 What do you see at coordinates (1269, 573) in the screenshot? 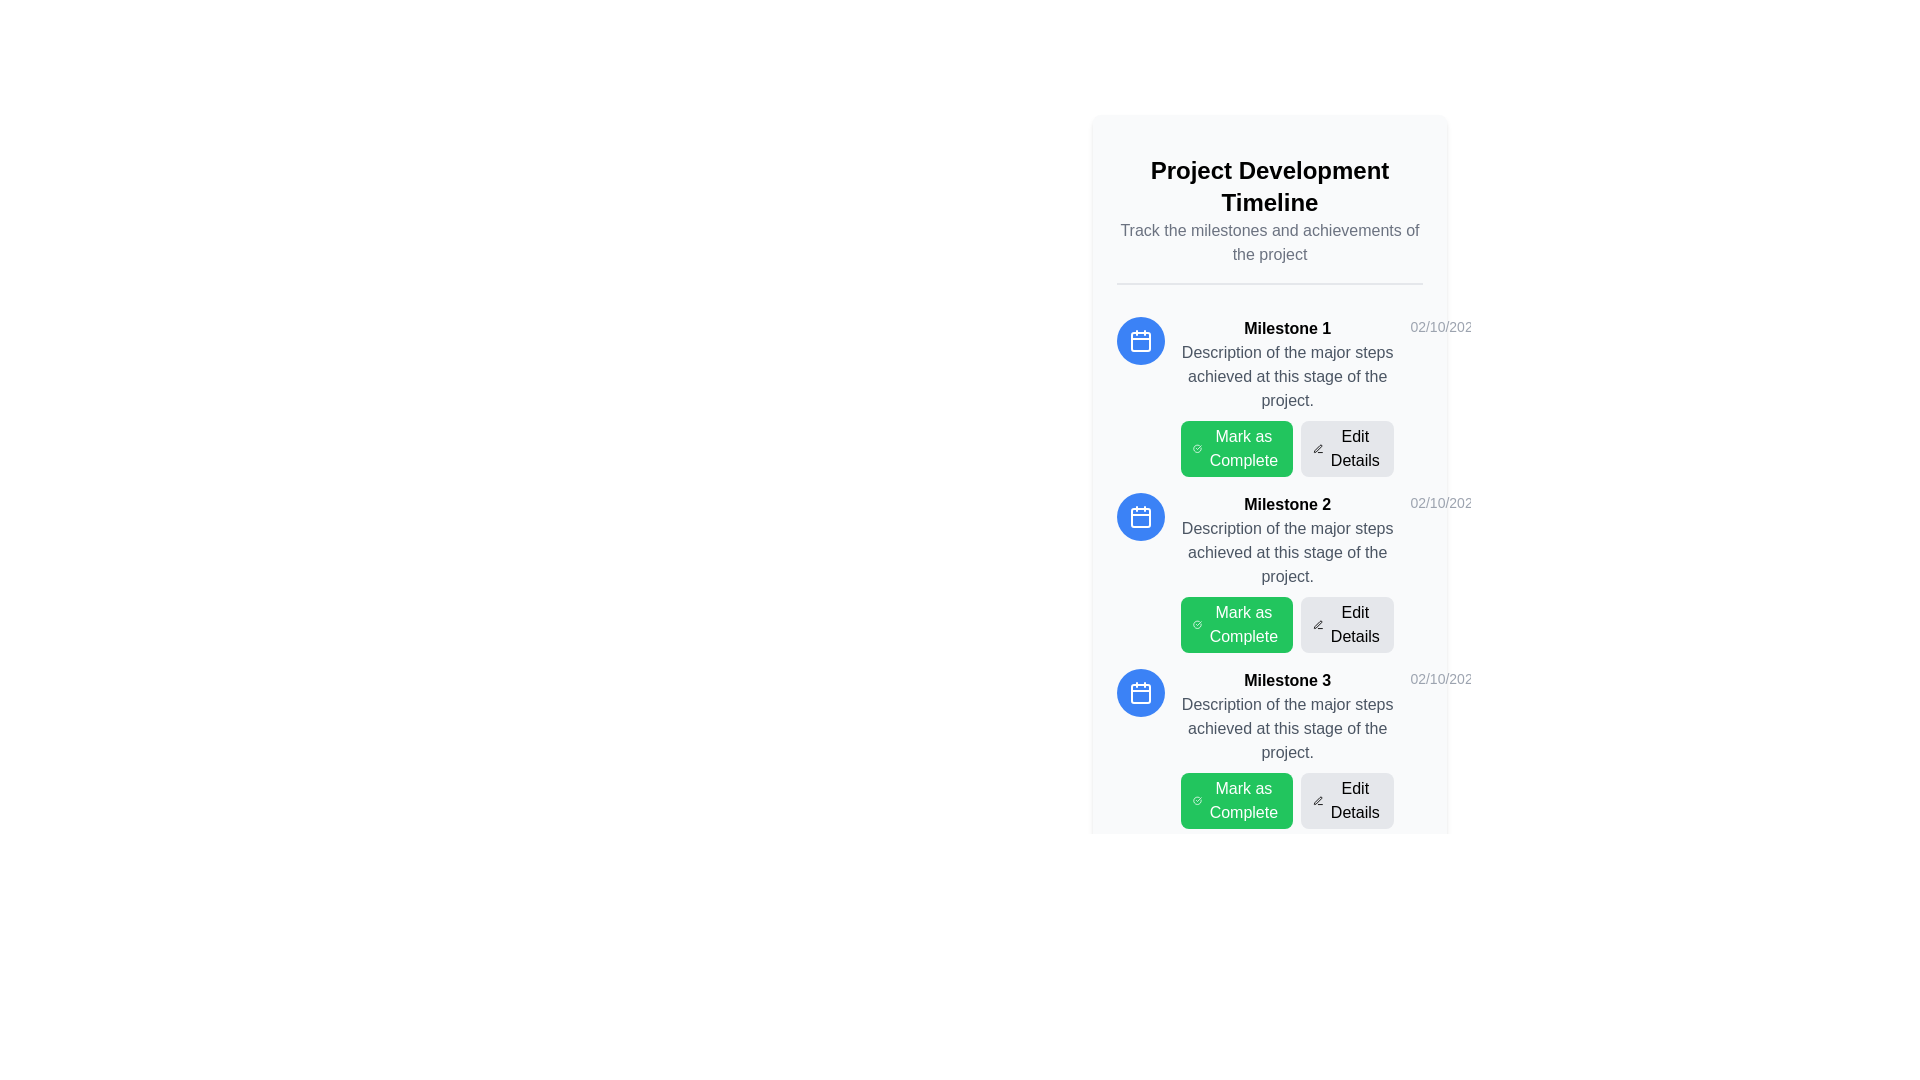
I see `the description text of the second milestone in the Project Development Timeline, which provides information about the milestone's title, description, and completion status` at bounding box center [1269, 573].